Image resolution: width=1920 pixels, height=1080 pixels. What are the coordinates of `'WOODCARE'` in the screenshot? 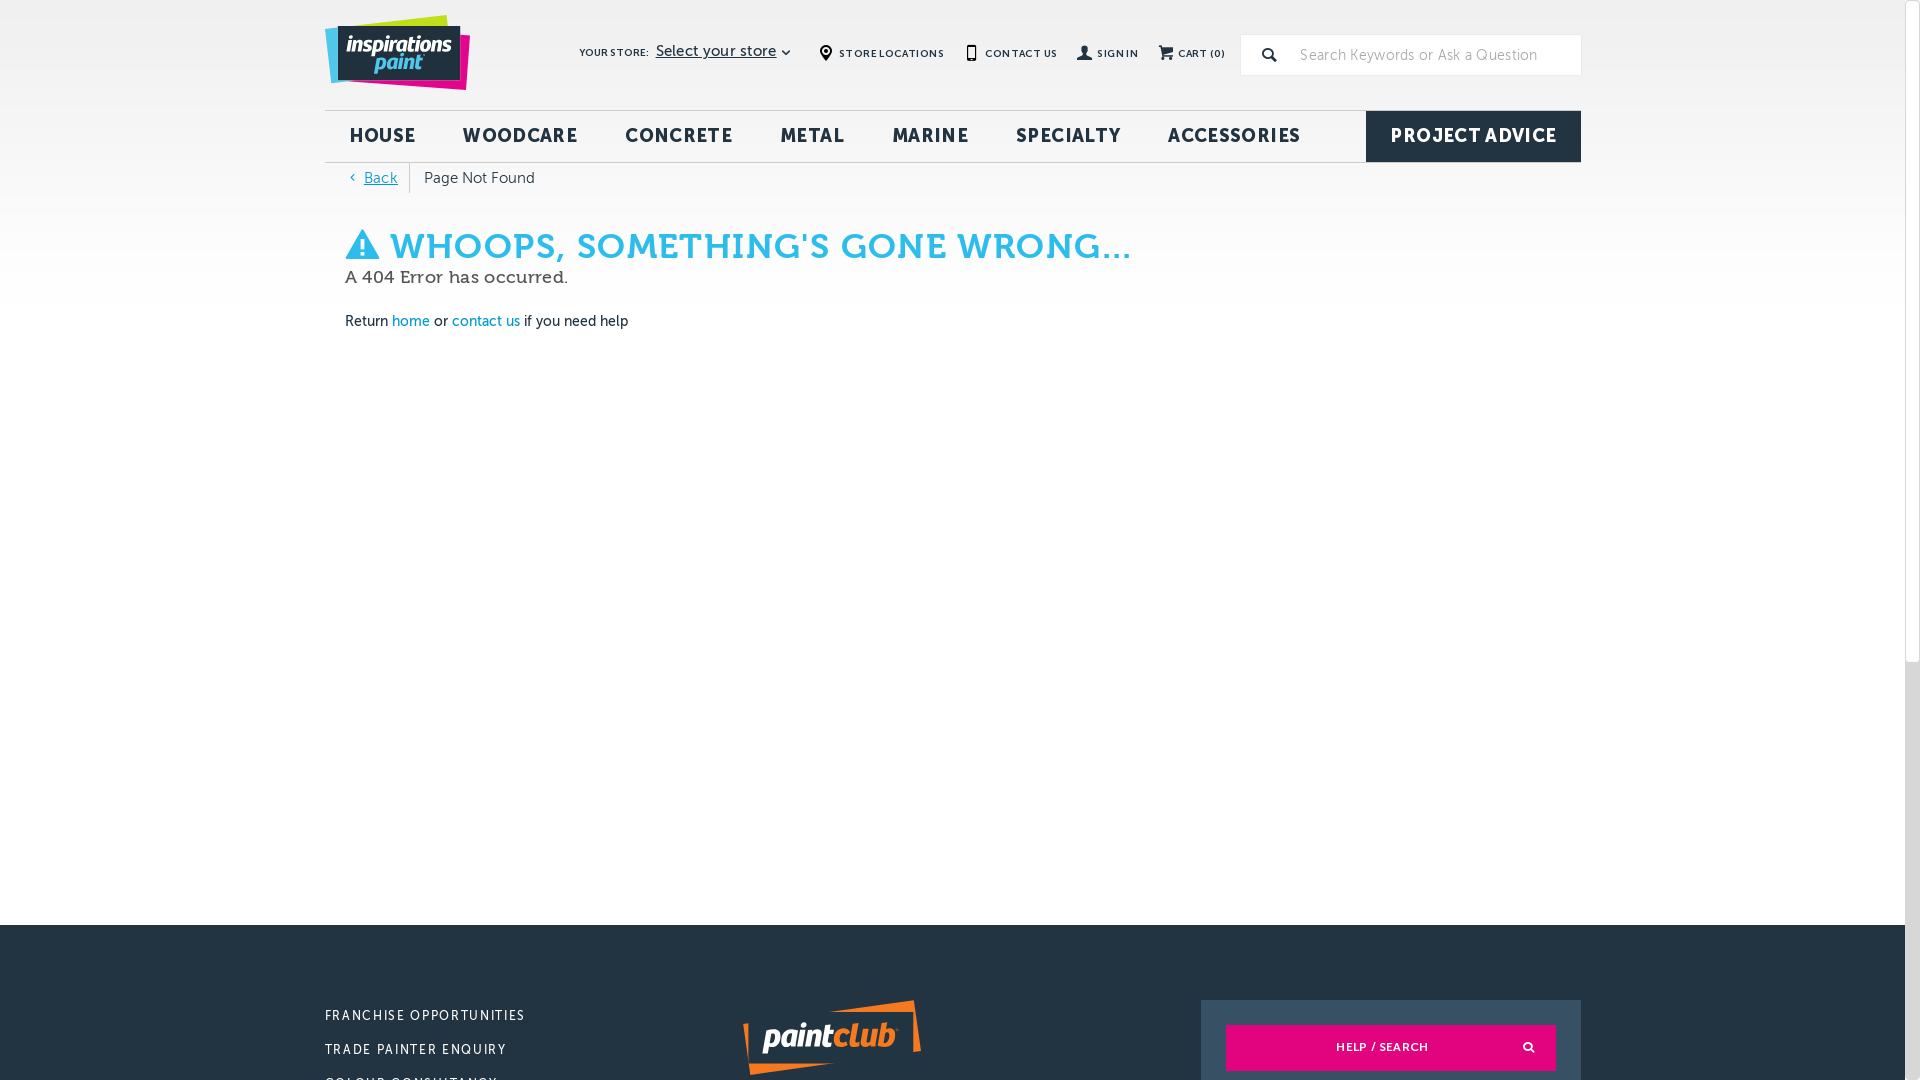 It's located at (519, 135).